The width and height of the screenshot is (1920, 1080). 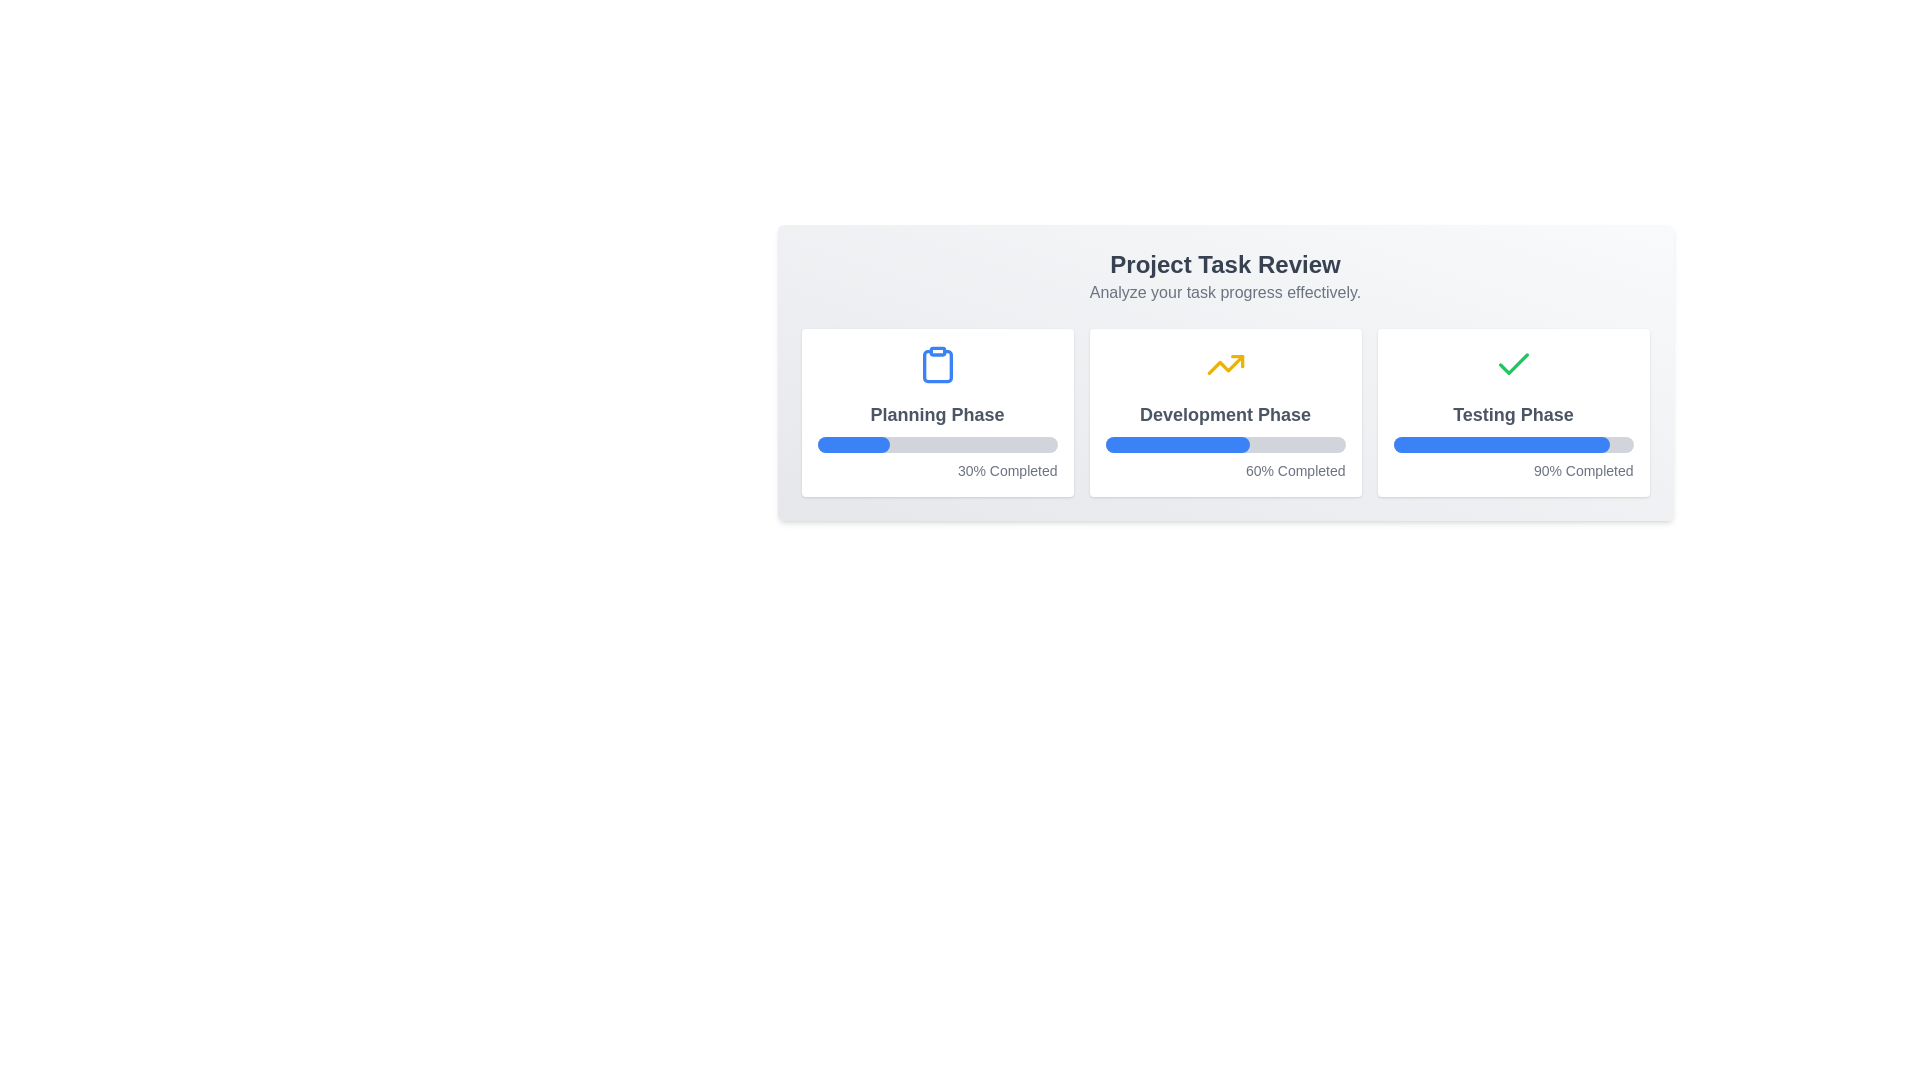 What do you see at coordinates (1513, 364) in the screenshot?
I see `the checkmark icon indicating the completion of the 'Testing Phase' task, which is located at the top-right of the 'Testing Phase' card, above the blue progress bar` at bounding box center [1513, 364].